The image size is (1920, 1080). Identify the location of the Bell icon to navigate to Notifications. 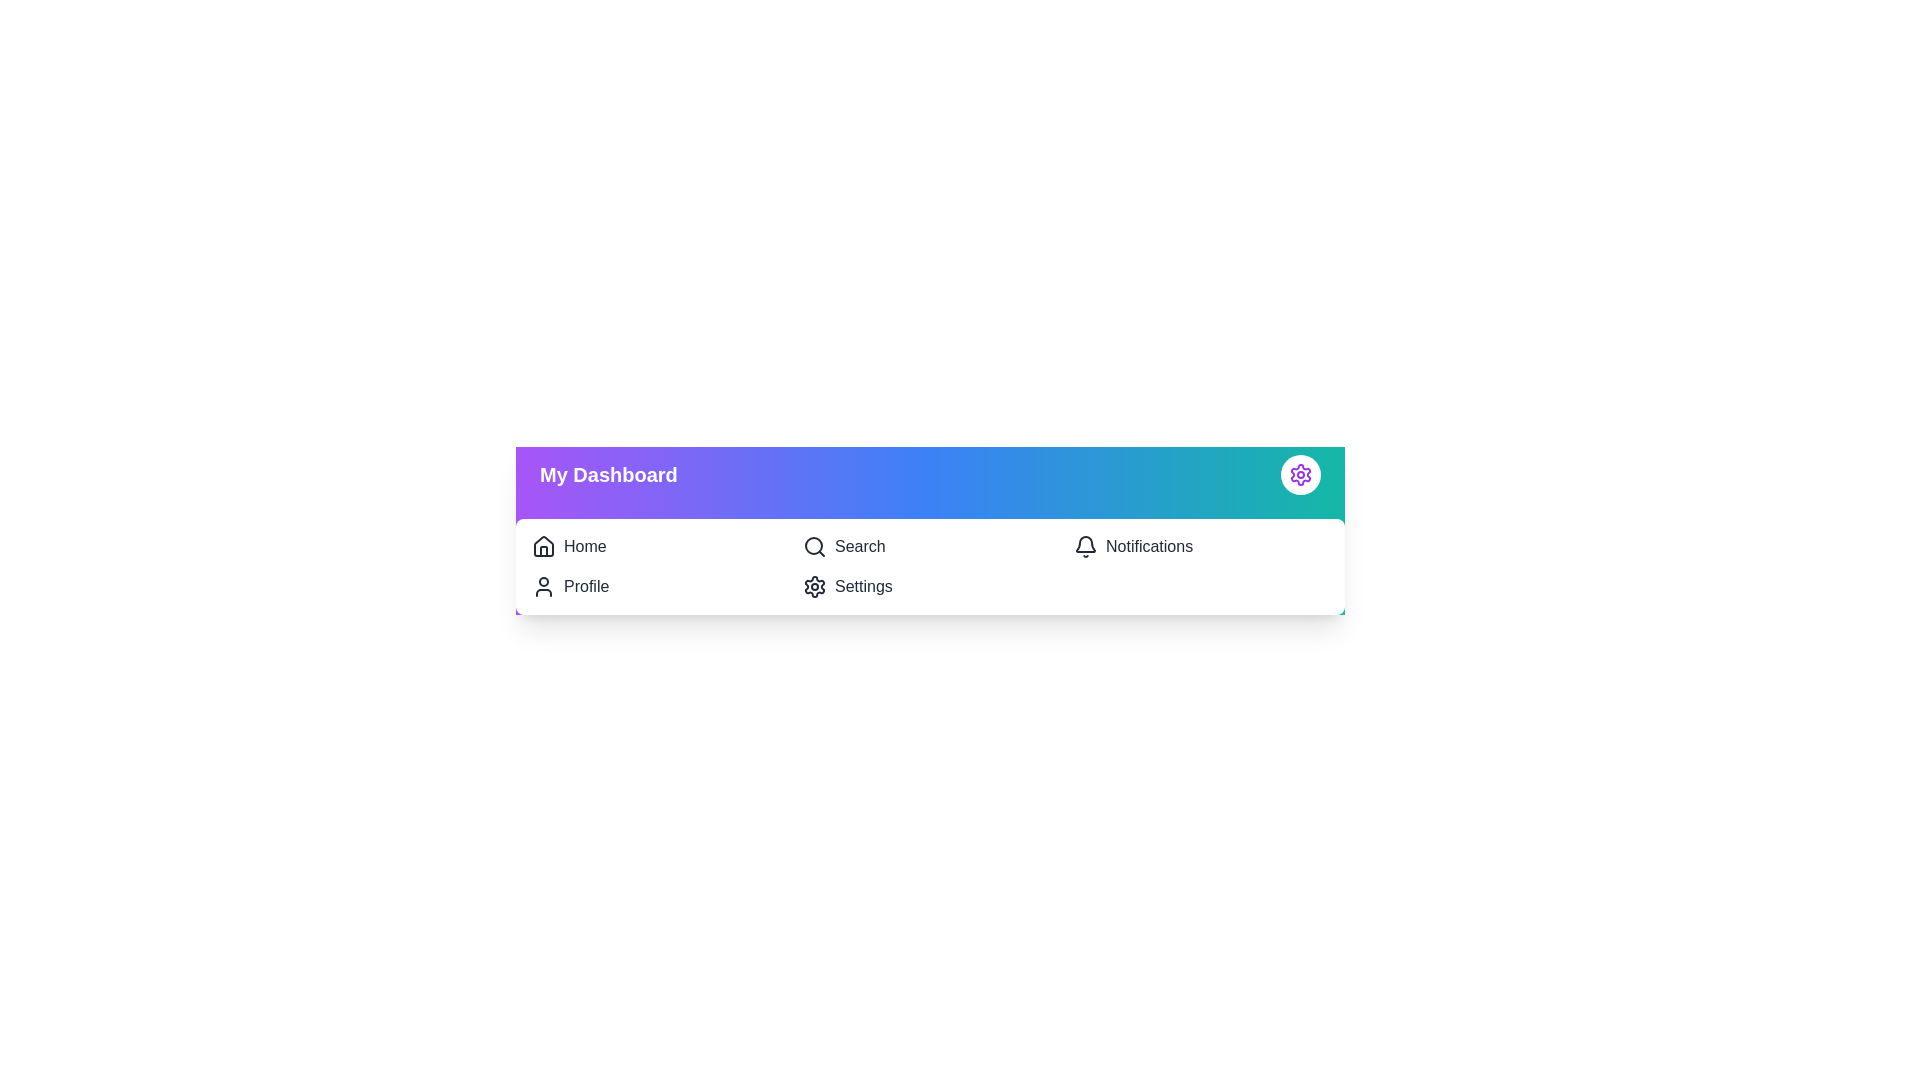
(1084, 547).